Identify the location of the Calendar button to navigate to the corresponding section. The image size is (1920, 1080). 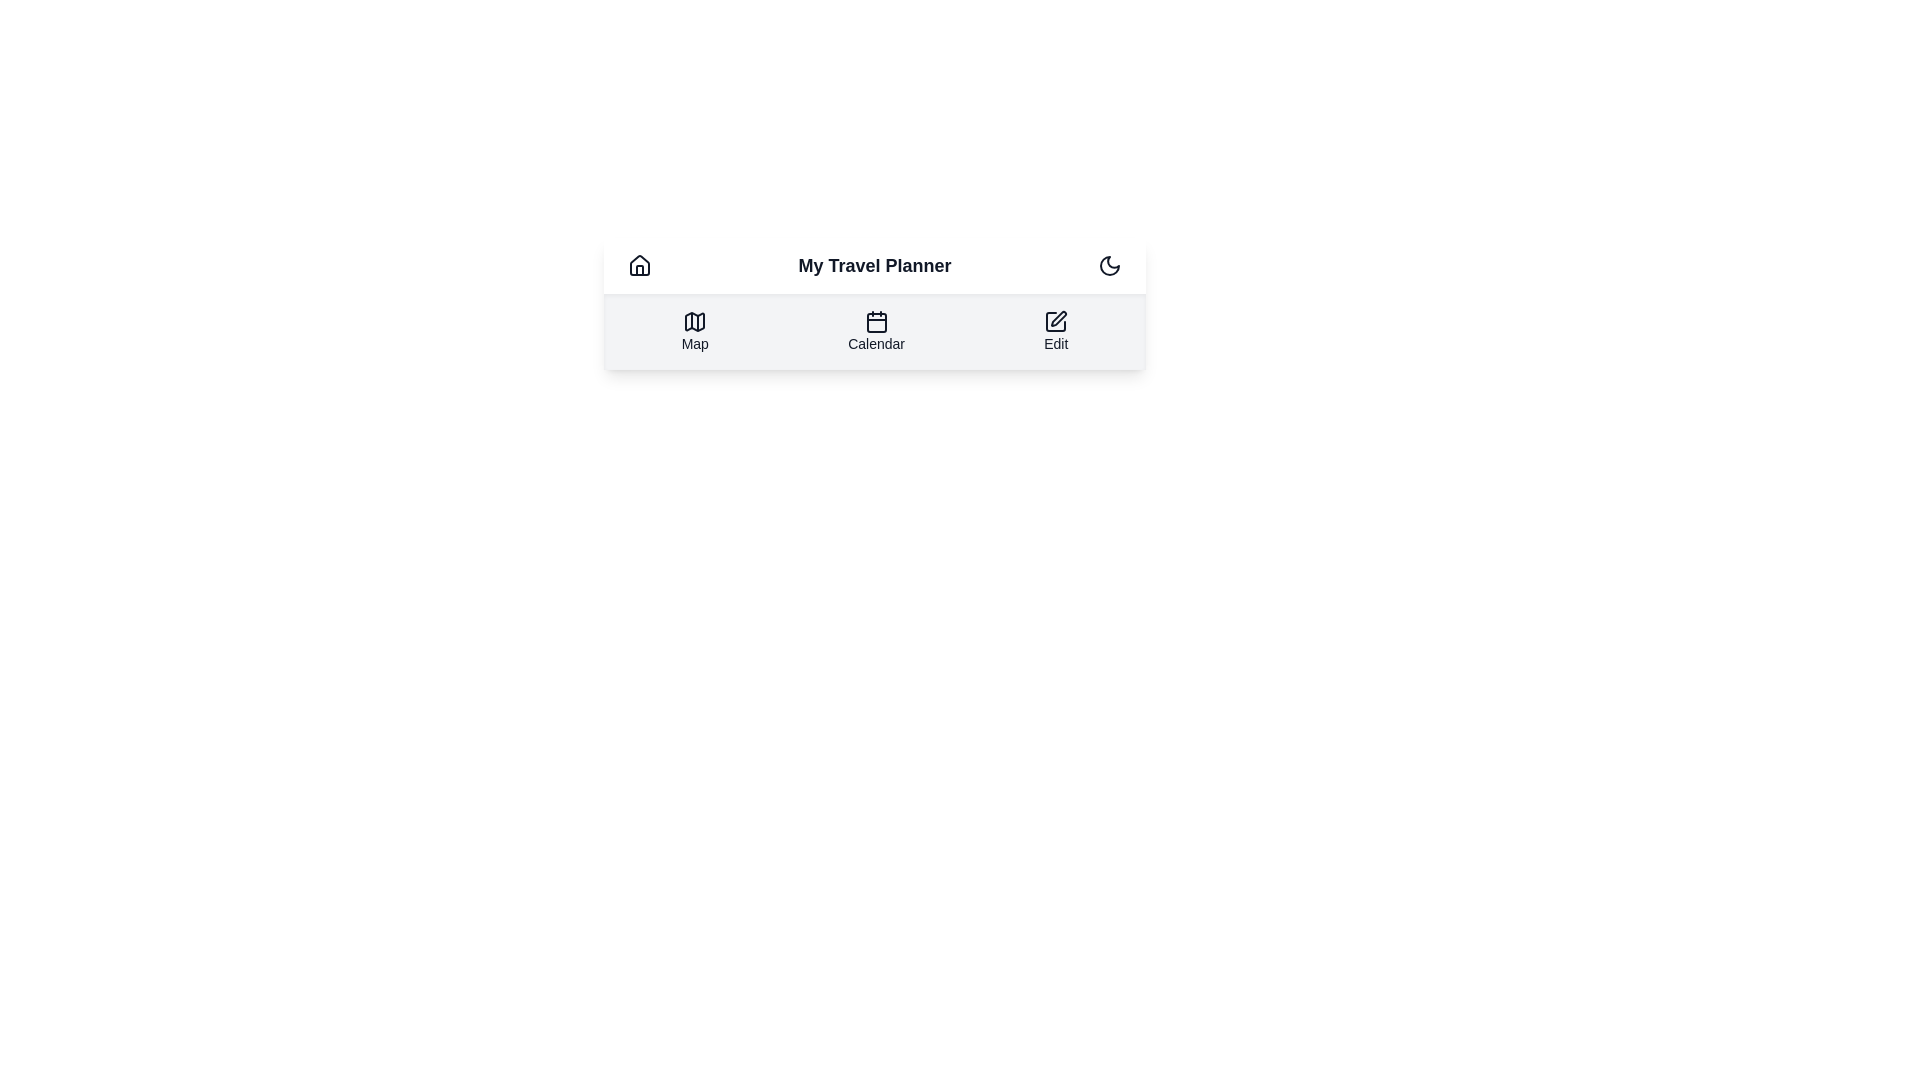
(876, 330).